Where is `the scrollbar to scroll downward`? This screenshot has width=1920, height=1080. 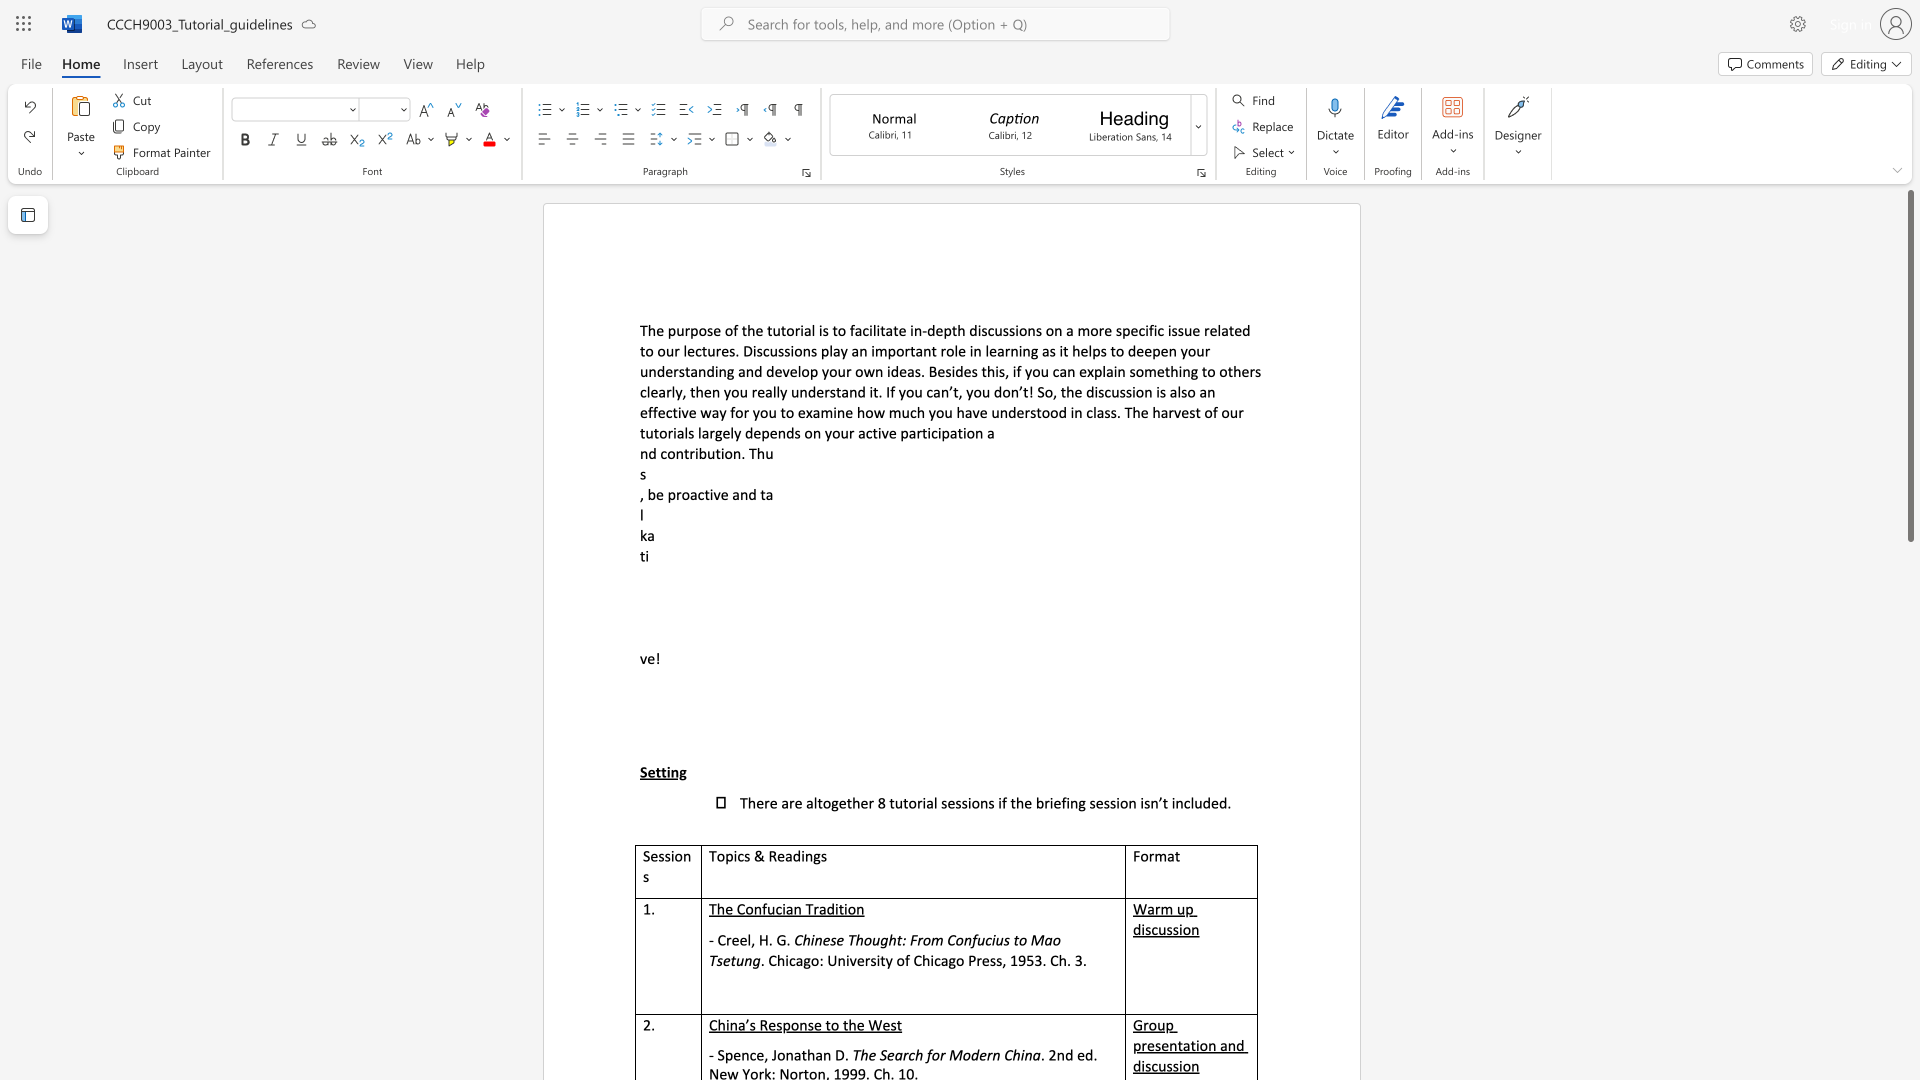 the scrollbar to scroll downward is located at coordinates (1909, 659).